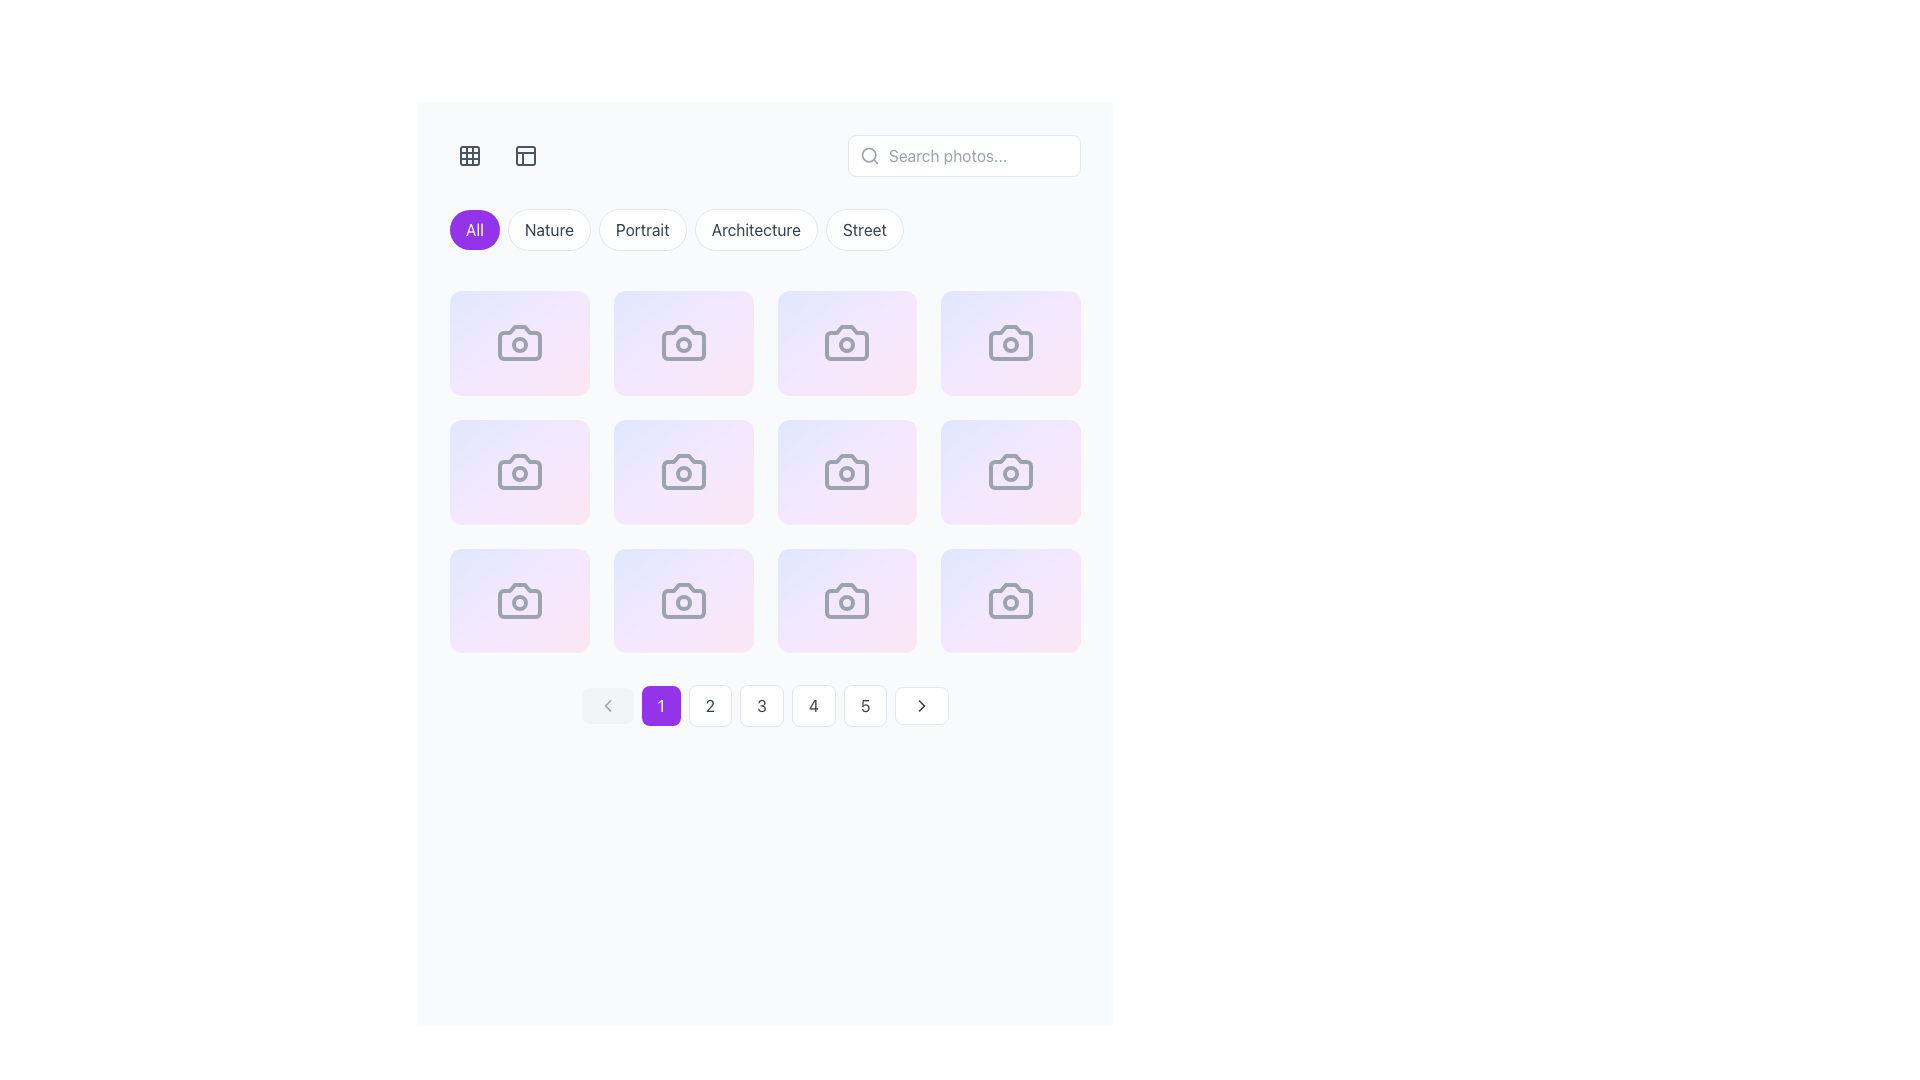 The image size is (1920, 1080). I want to click on the last button in the row at the bottom-right corner of the interface, so click(1065, 619).